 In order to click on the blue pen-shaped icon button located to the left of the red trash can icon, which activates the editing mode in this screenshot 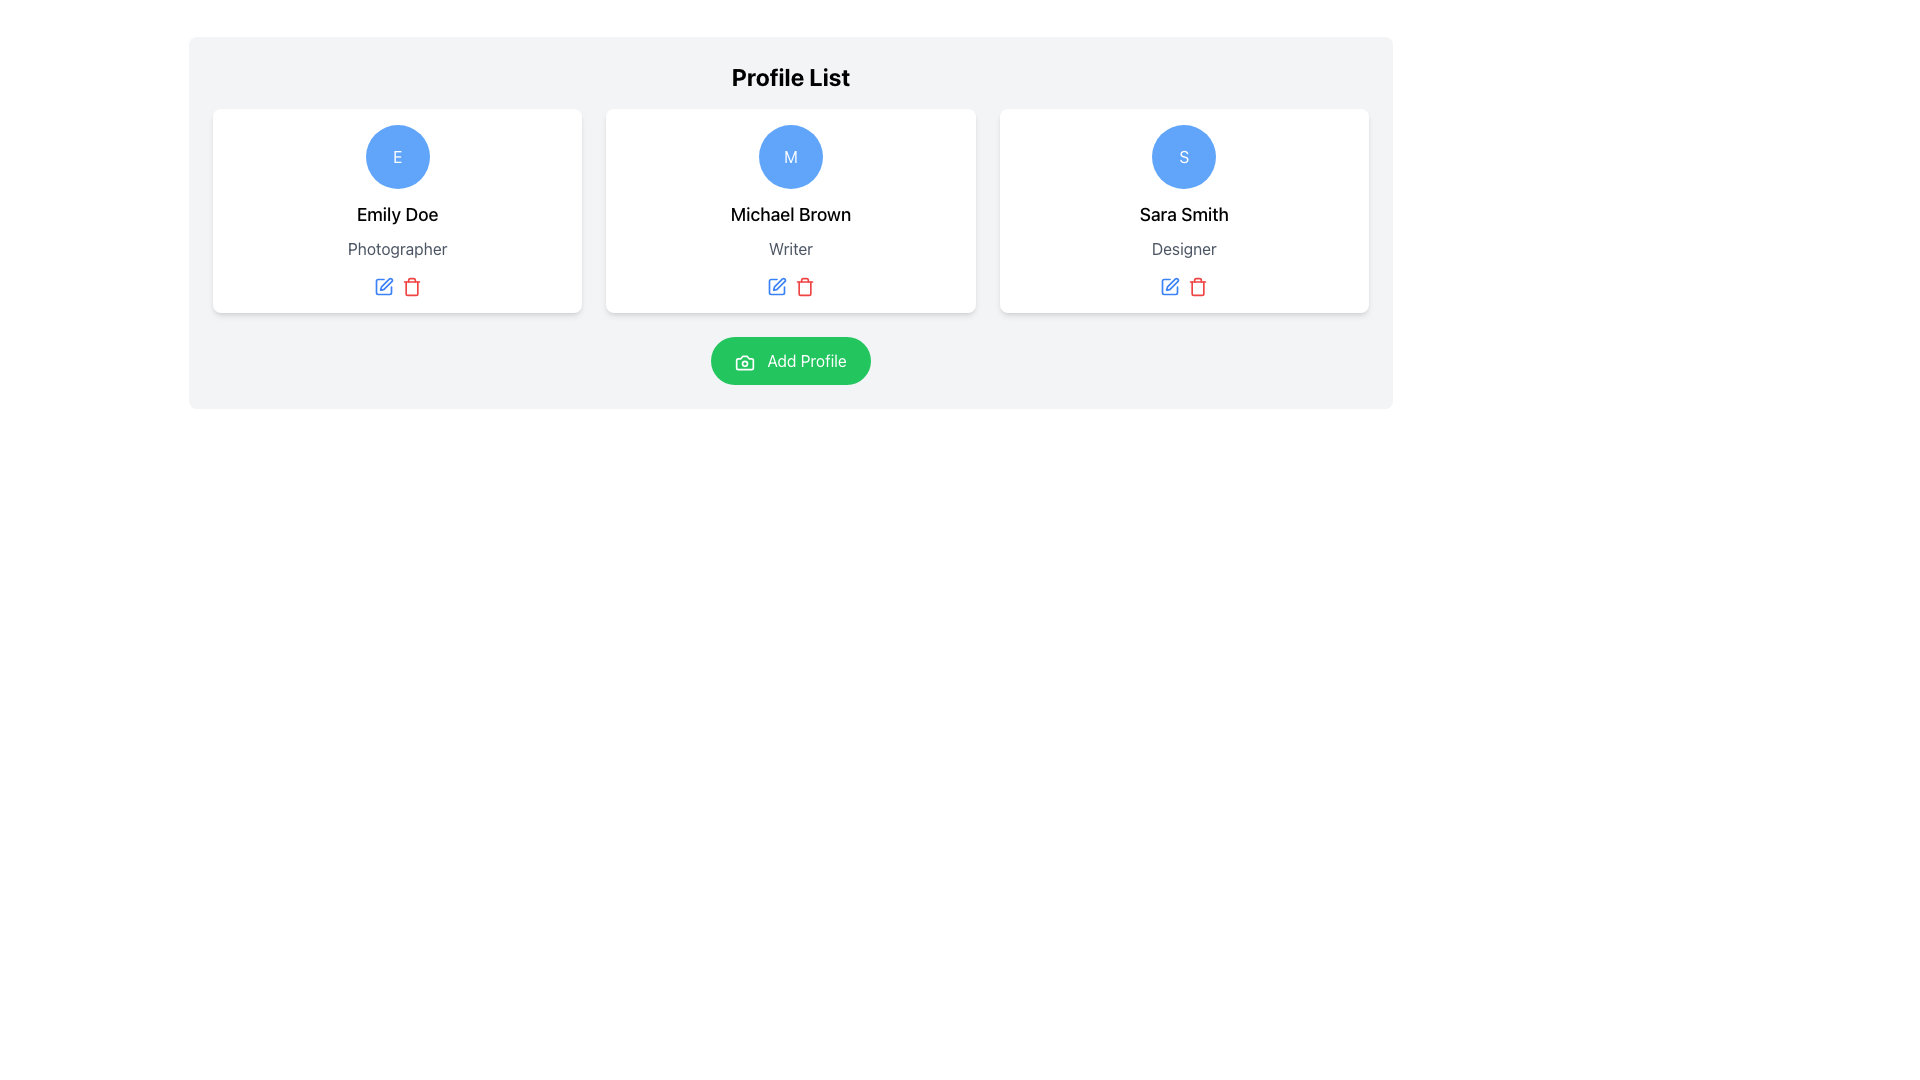, I will do `click(383, 286)`.